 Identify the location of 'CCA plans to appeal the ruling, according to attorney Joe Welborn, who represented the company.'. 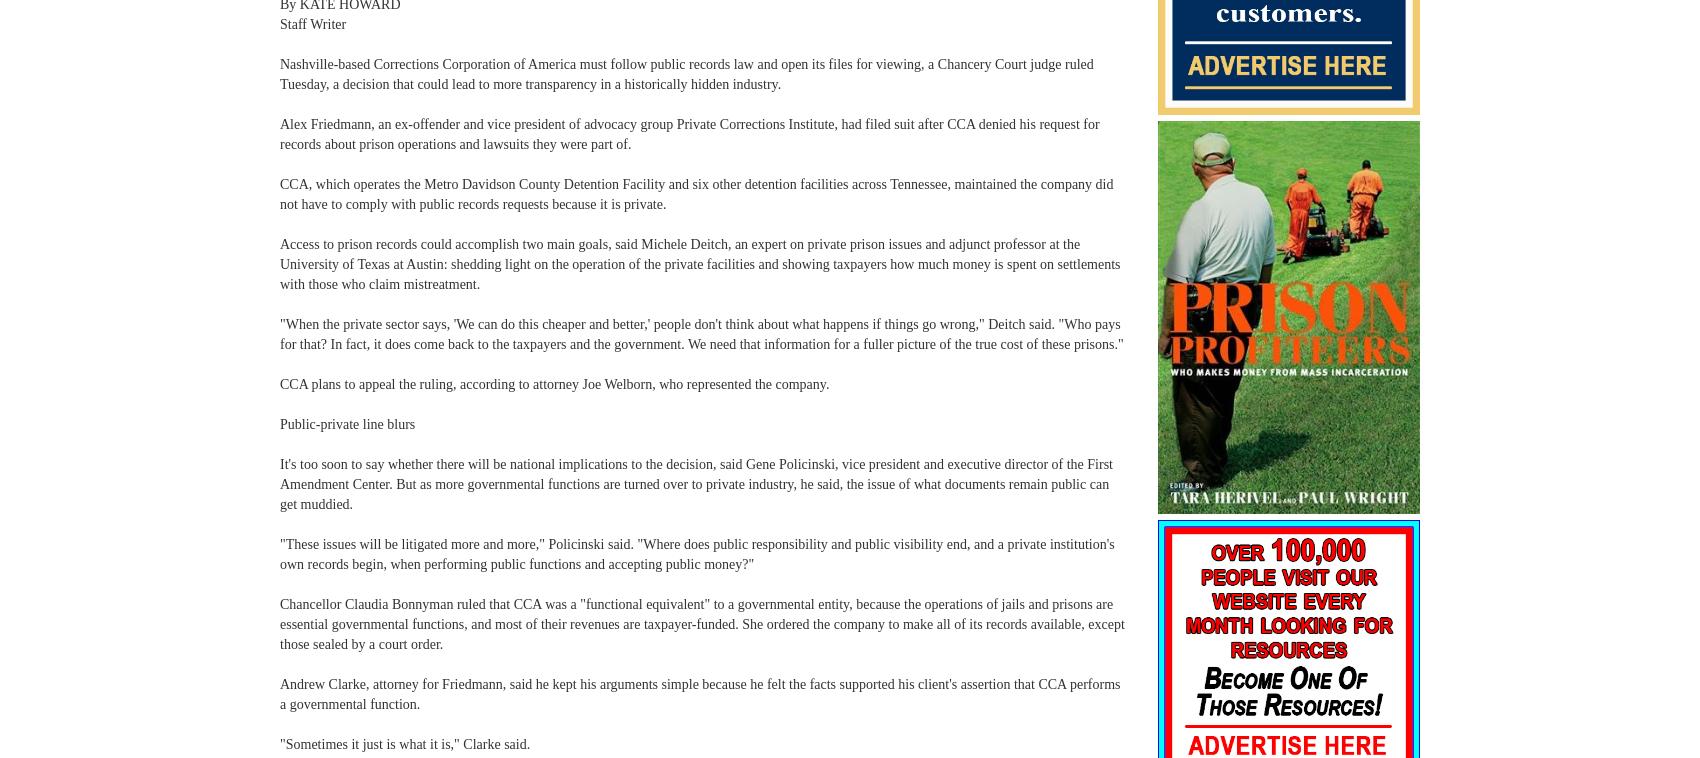
(553, 383).